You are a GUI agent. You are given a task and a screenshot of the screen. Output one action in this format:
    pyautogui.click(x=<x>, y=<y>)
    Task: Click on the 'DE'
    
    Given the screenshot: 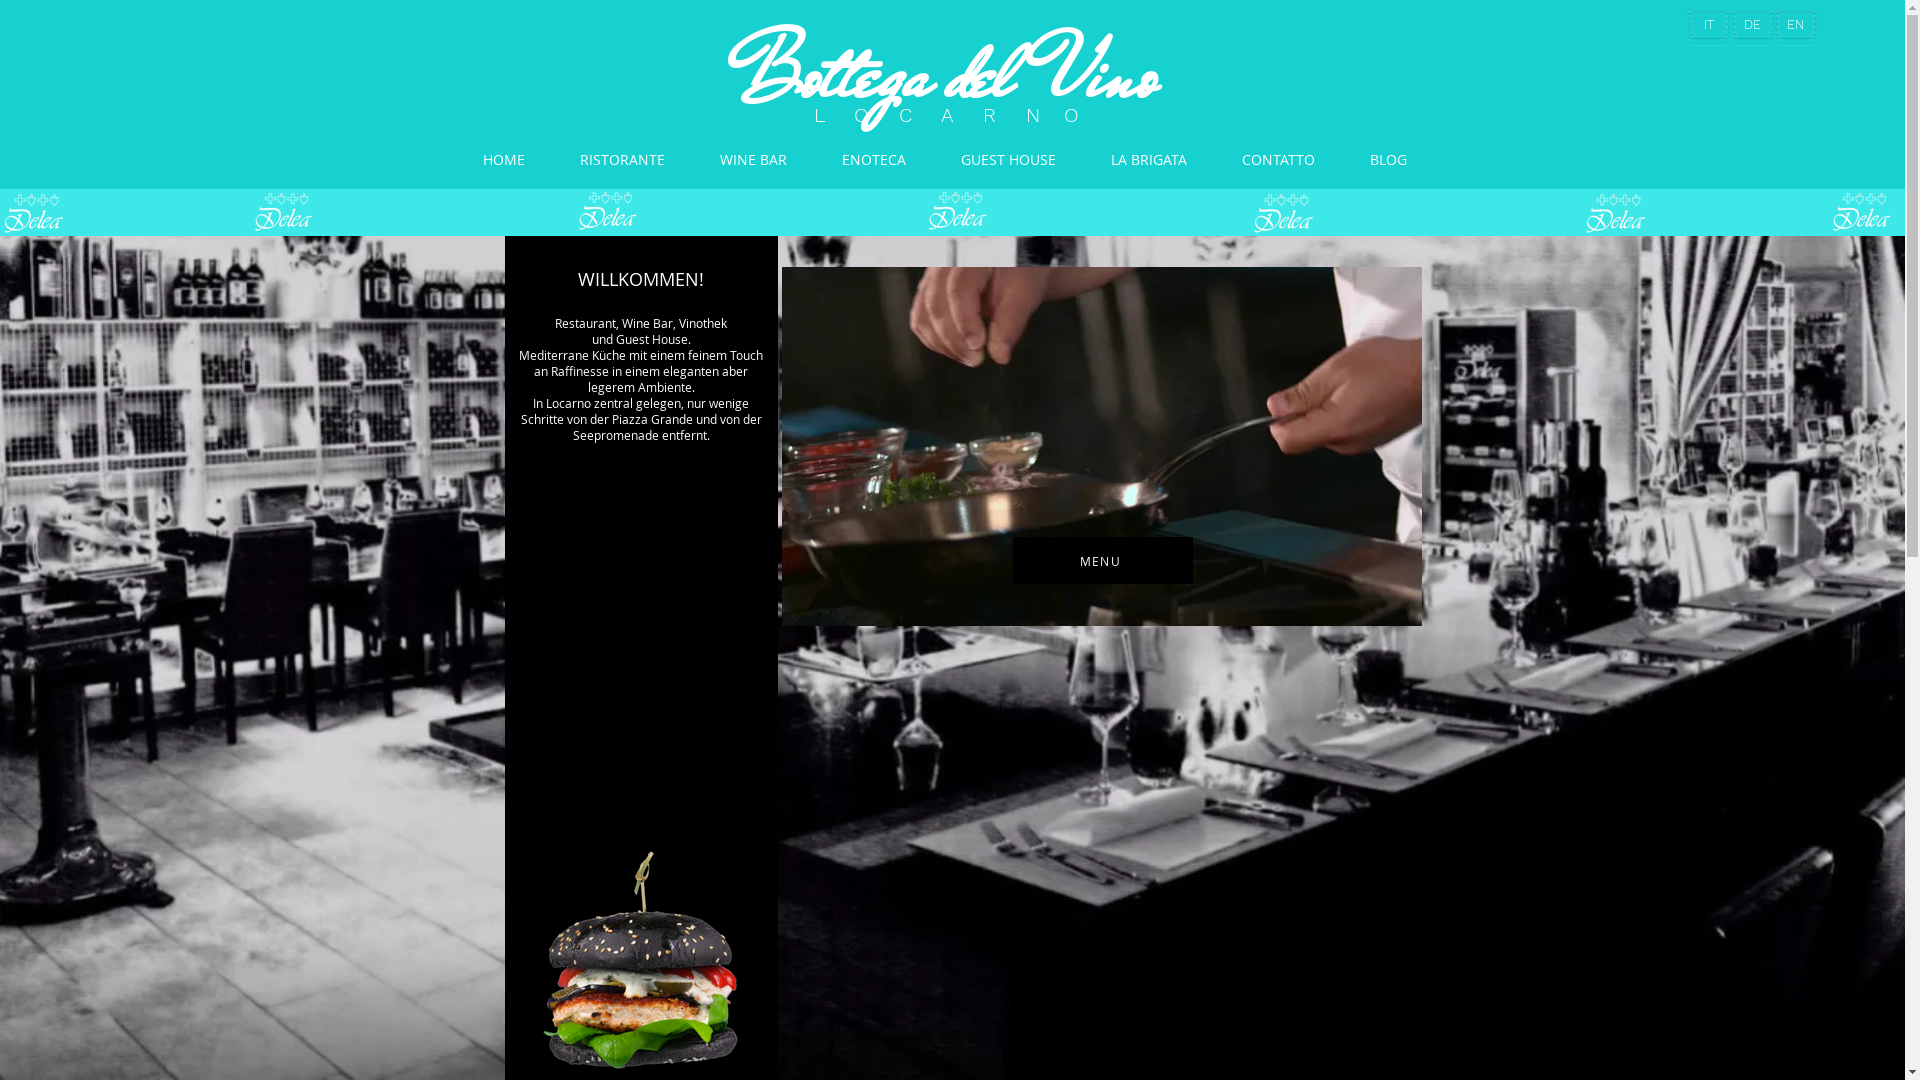 What is the action you would take?
    pyautogui.click(x=1751, y=24)
    